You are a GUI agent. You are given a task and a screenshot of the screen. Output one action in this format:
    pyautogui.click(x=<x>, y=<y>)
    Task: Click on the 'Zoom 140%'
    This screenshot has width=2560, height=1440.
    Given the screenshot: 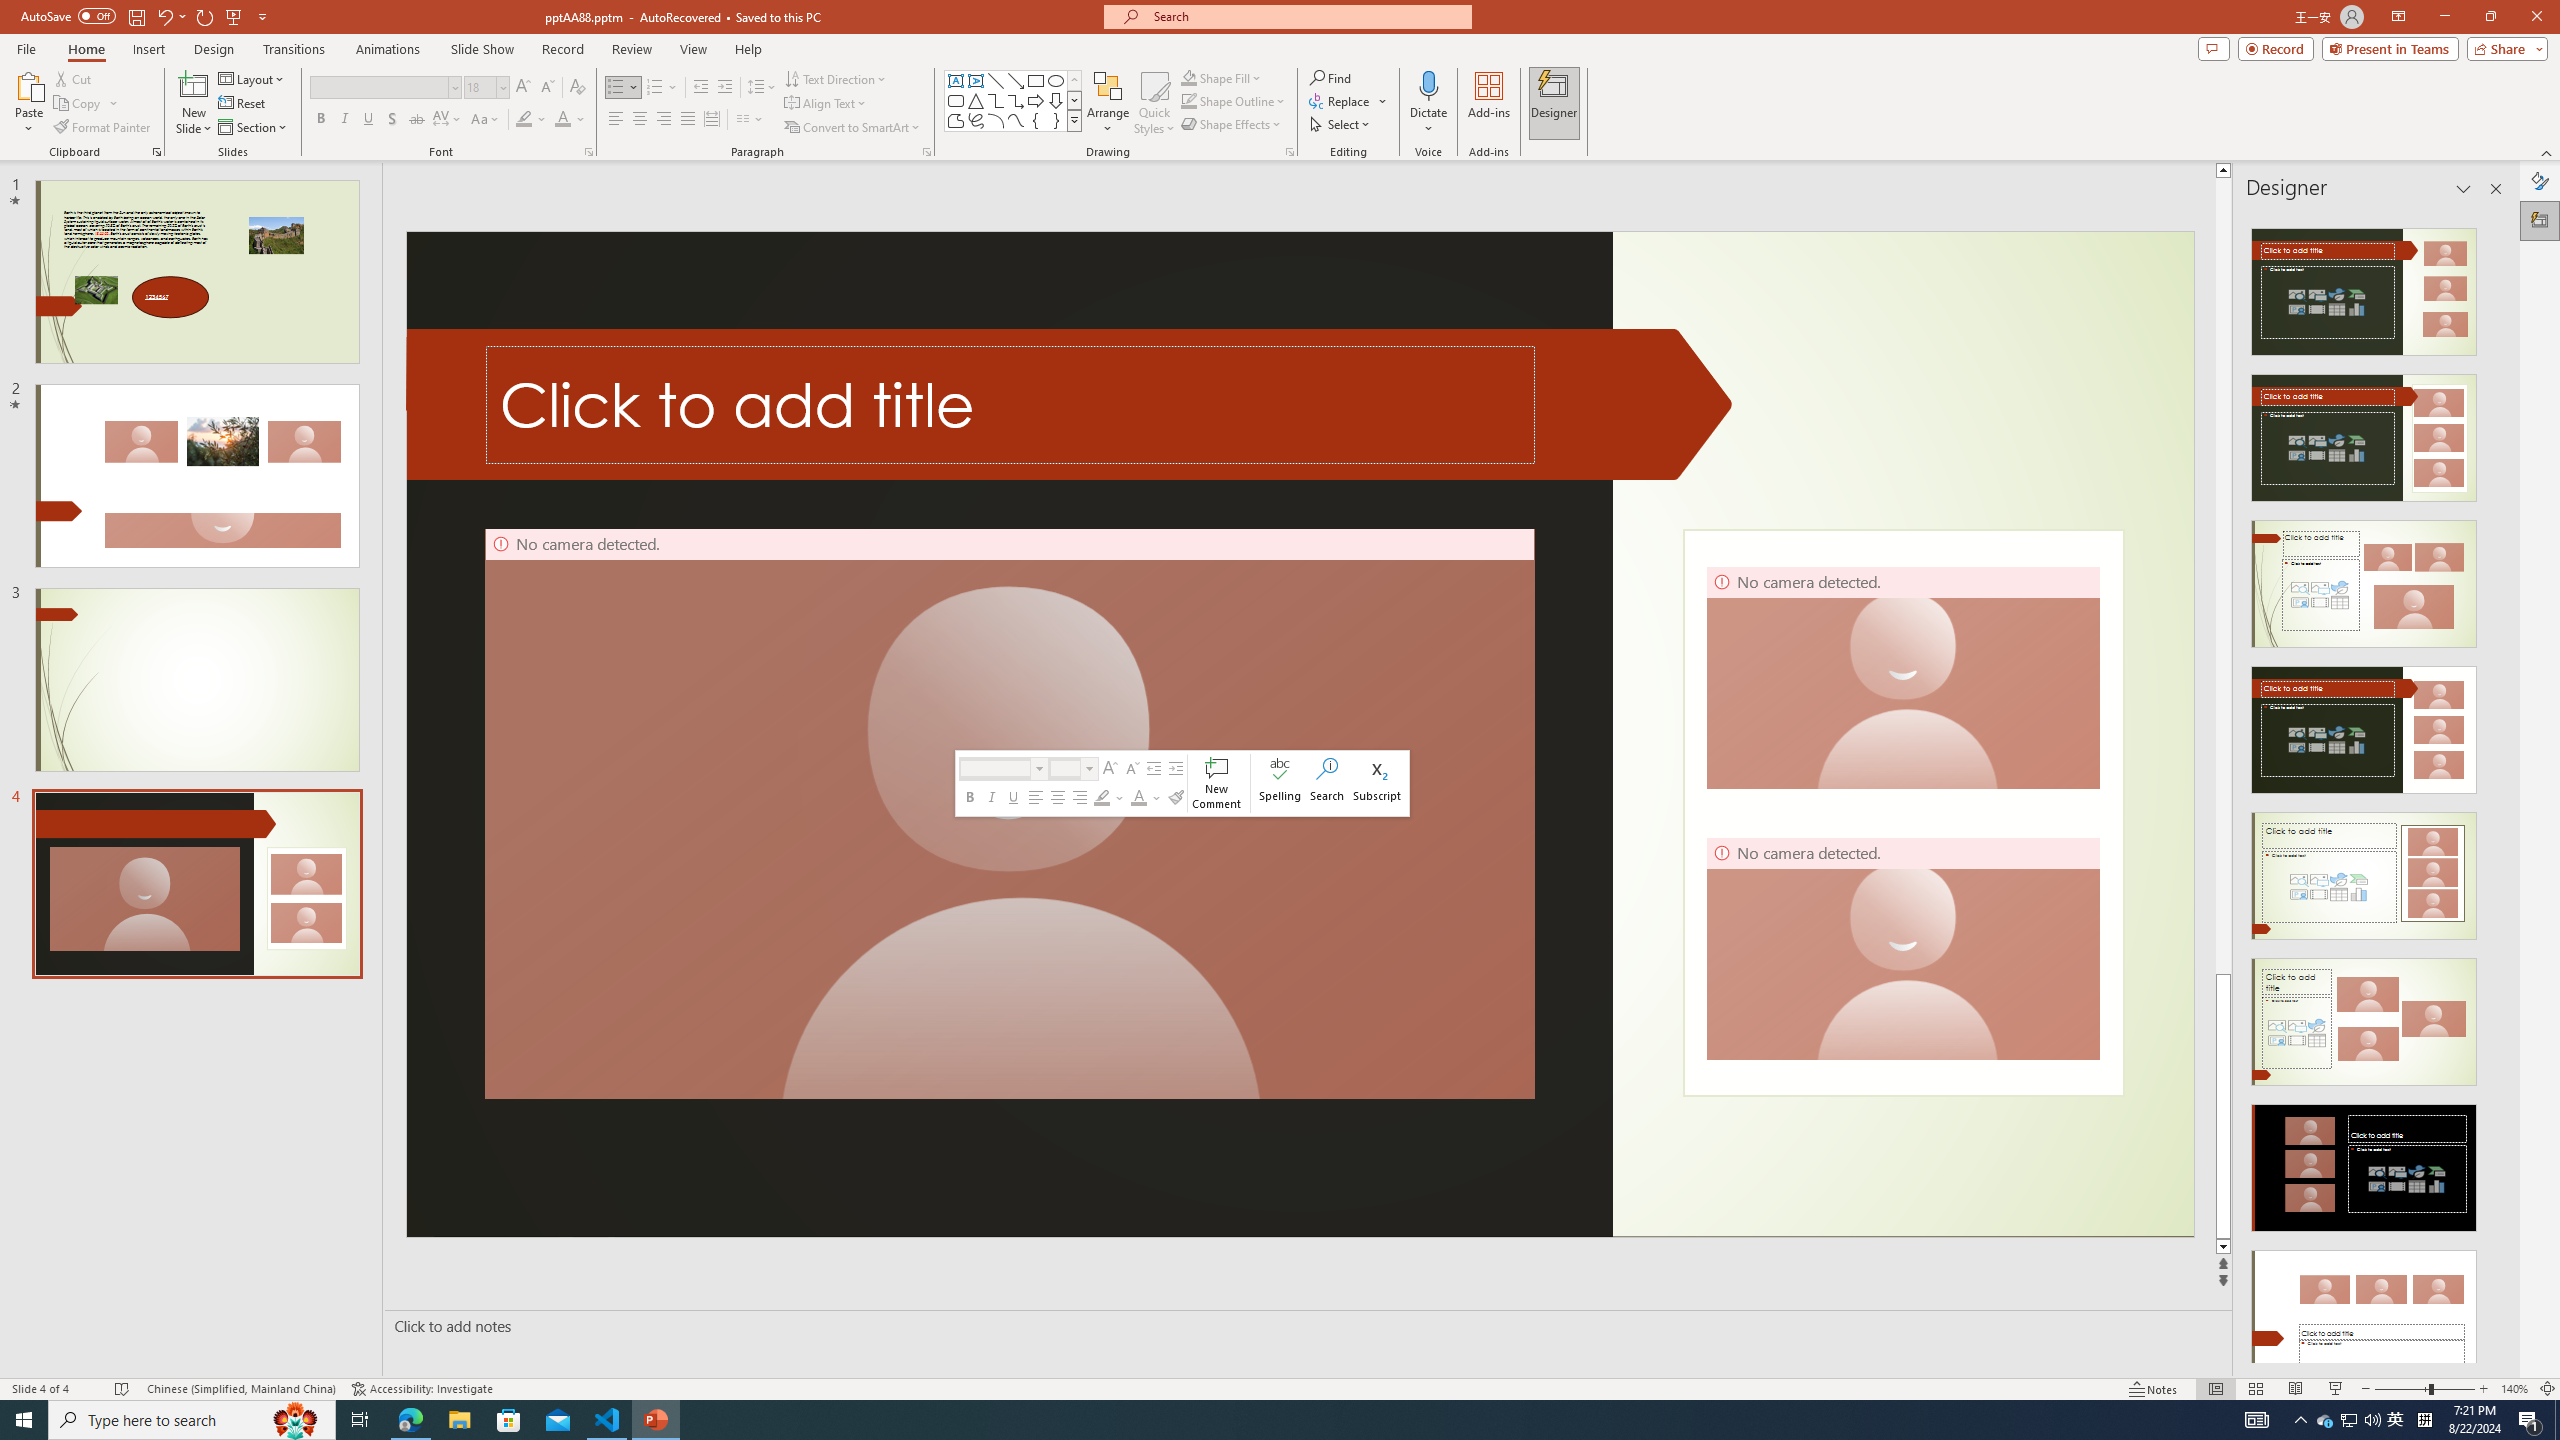 What is the action you would take?
    pyautogui.click(x=2515, y=1389)
    